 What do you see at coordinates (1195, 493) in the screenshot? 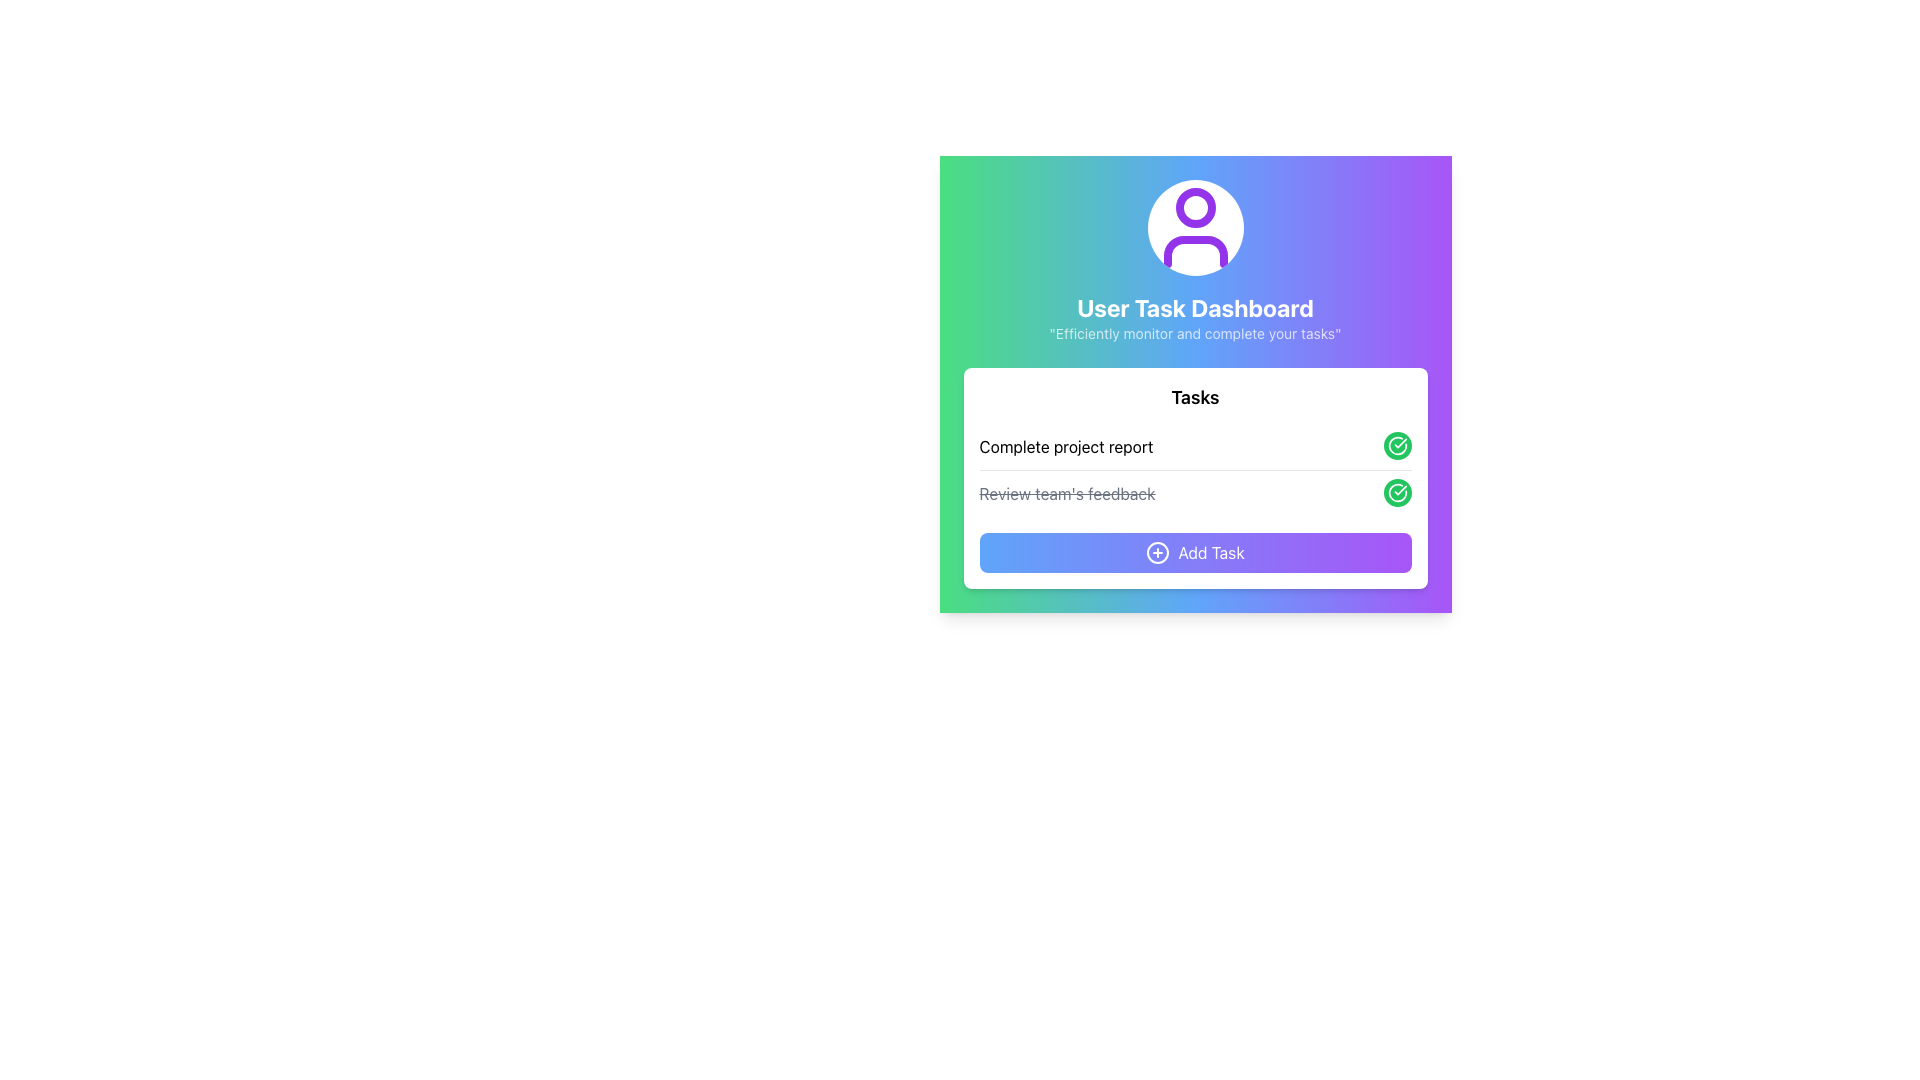
I see `the Task item displaying 'Review team's feedback' with a strikethrough style, which is the second item in the list of tasks` at bounding box center [1195, 493].